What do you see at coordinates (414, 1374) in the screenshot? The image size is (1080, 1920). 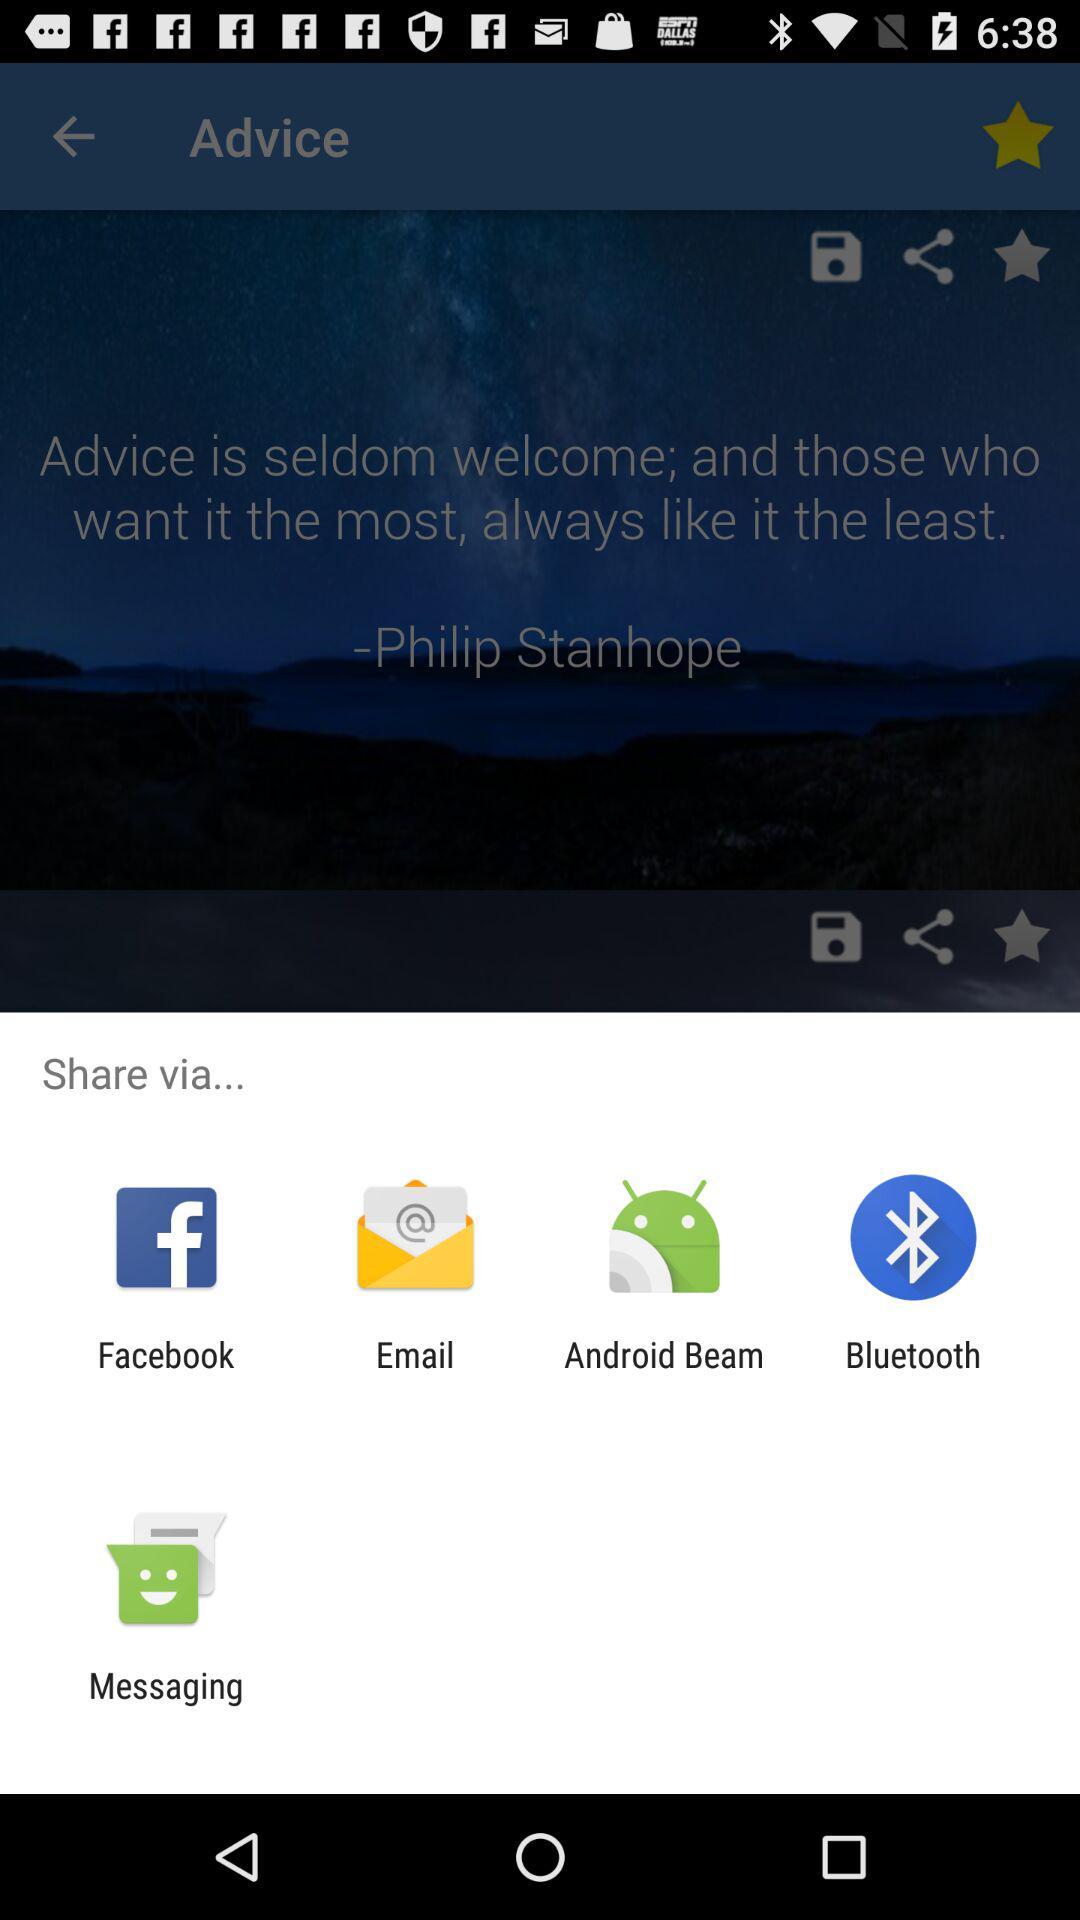 I see `item next to android beam item` at bounding box center [414, 1374].